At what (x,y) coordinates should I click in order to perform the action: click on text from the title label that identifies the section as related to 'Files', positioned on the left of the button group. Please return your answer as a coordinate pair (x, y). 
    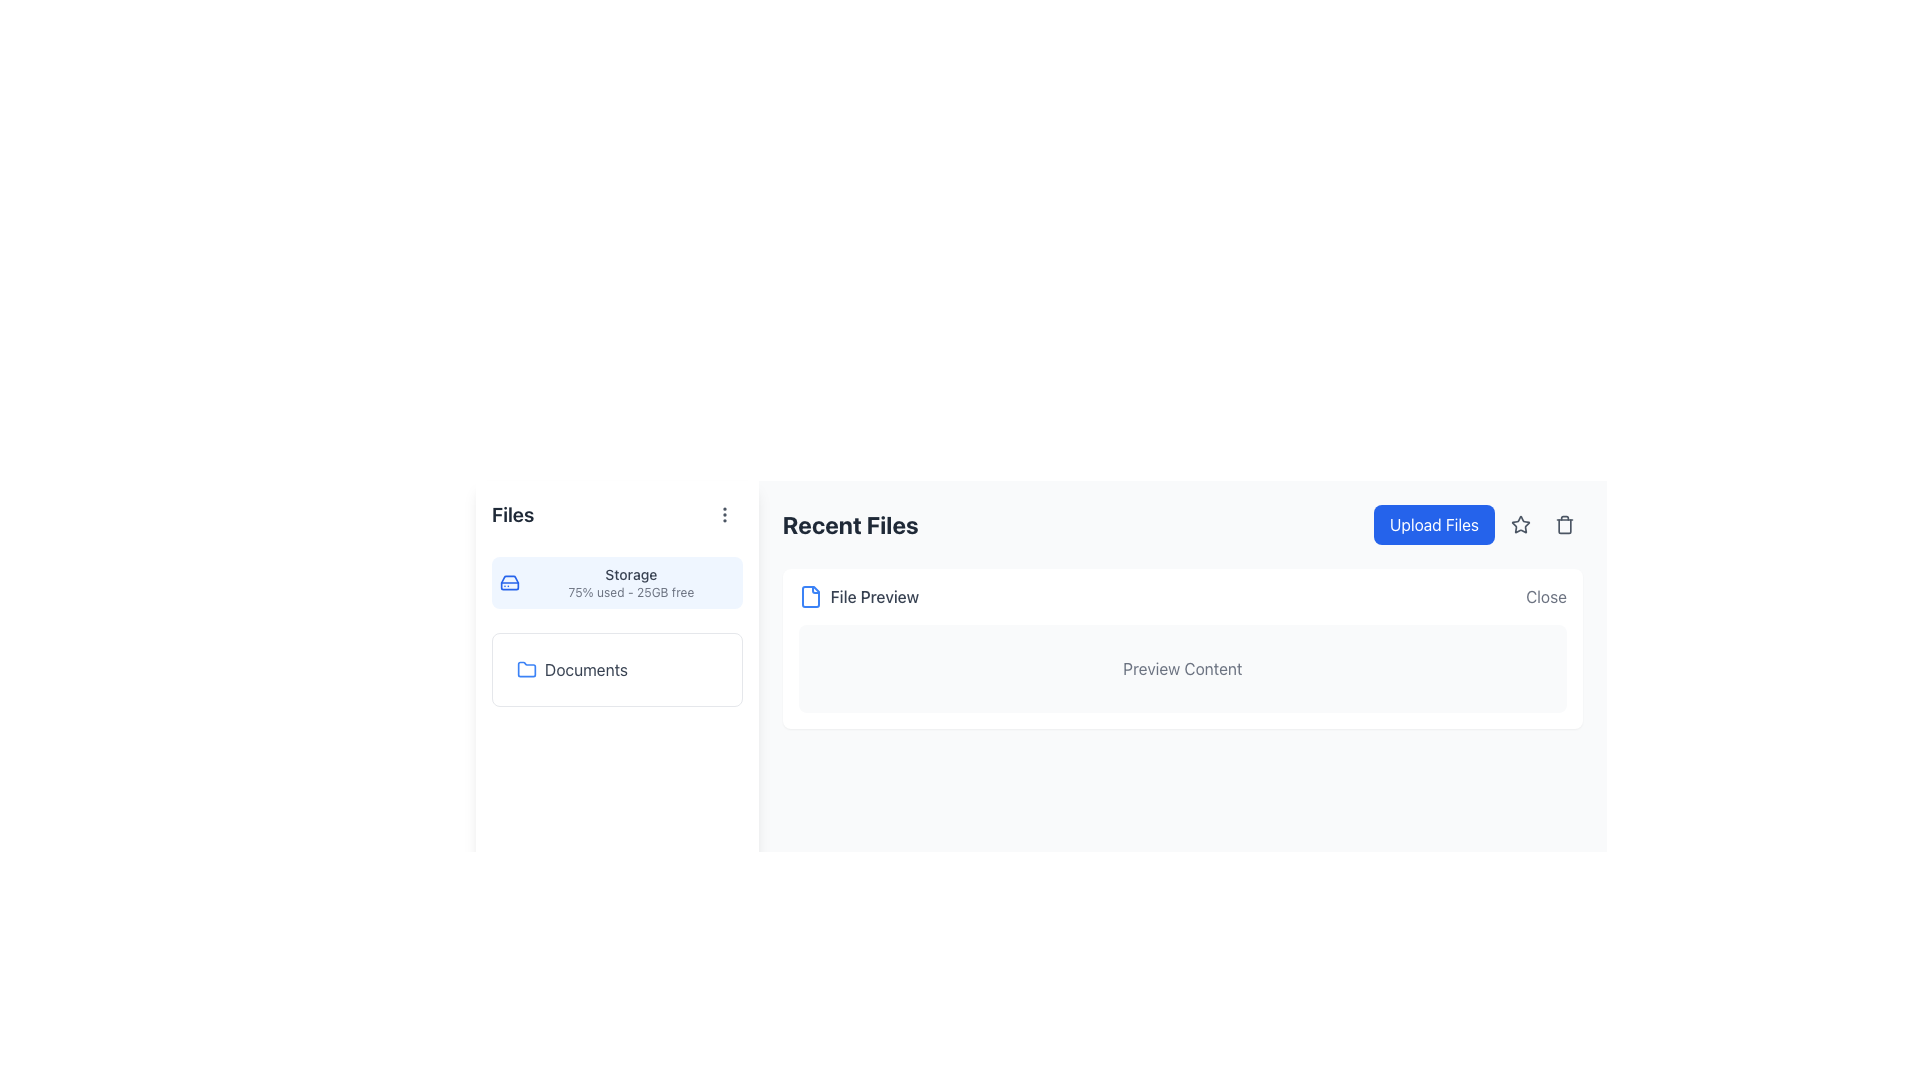
    Looking at the image, I should click on (513, 514).